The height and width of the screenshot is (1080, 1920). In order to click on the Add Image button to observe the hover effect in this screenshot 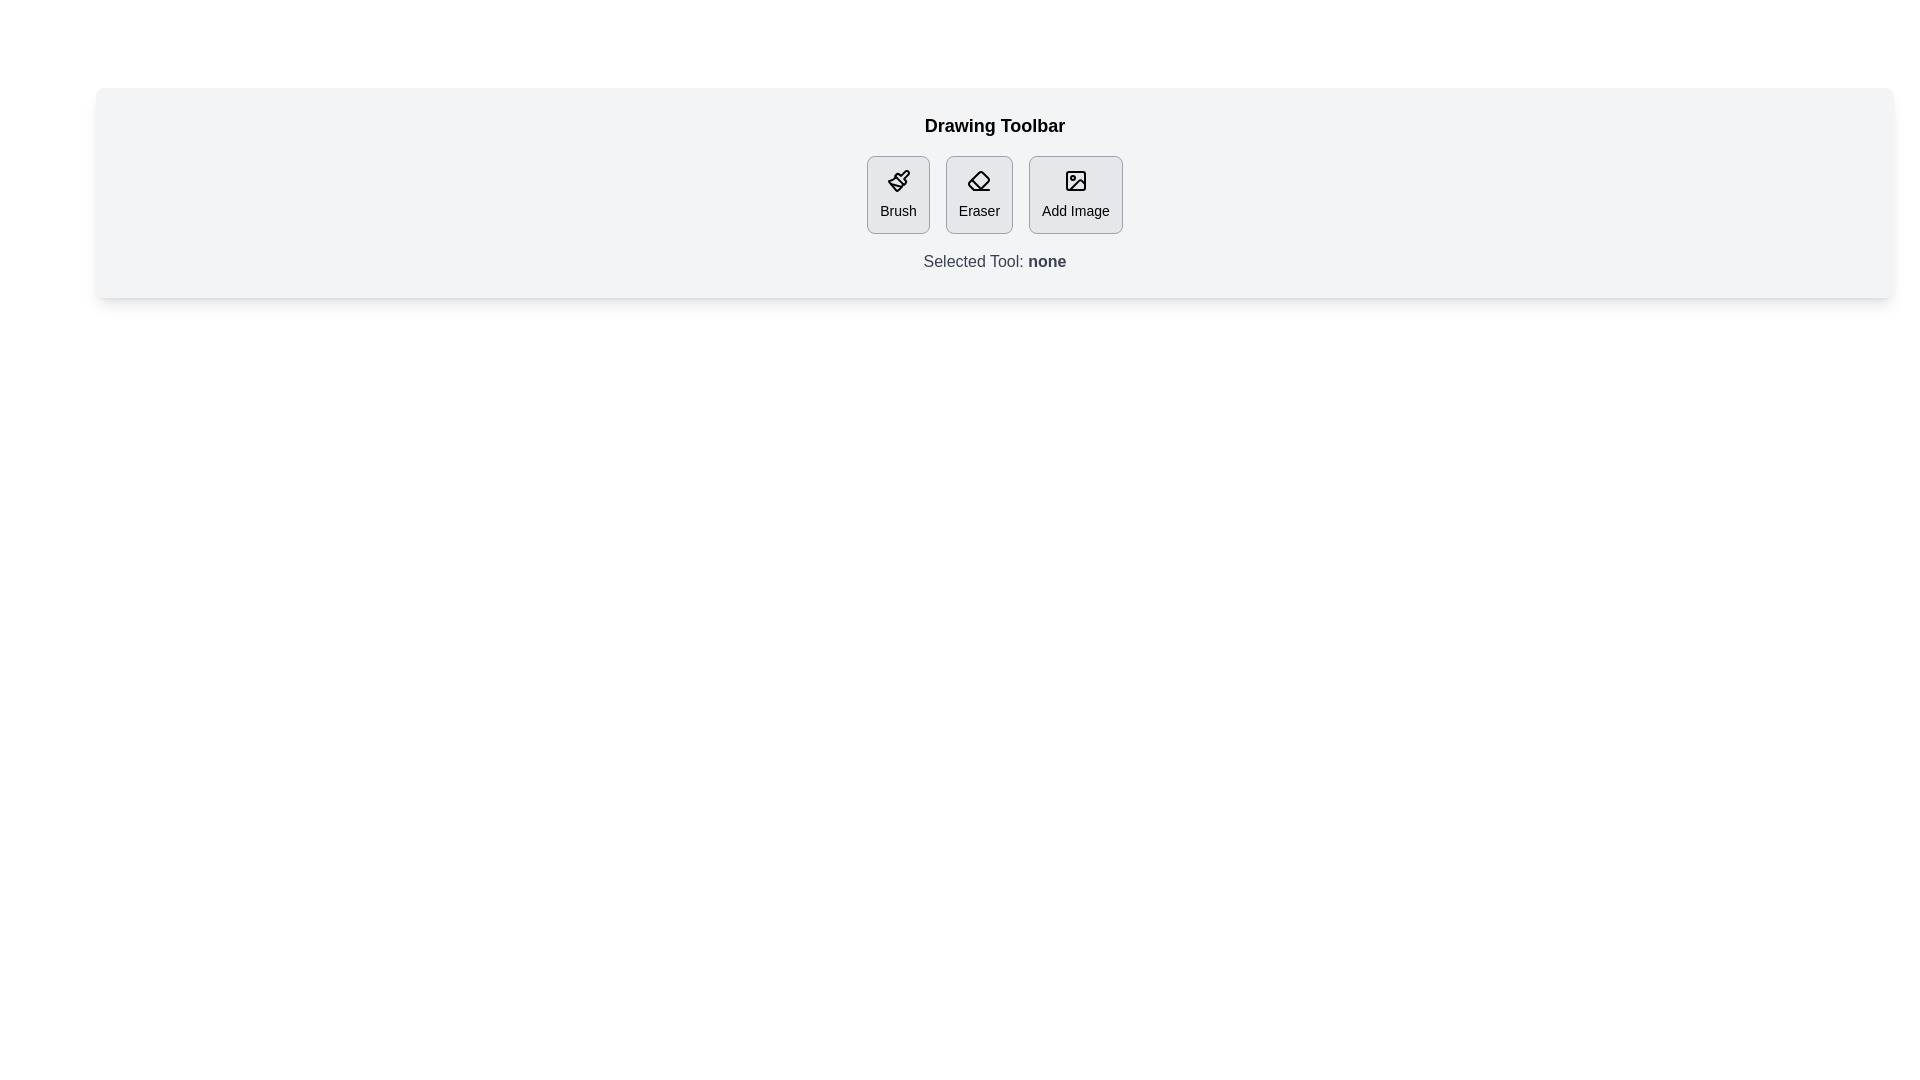, I will do `click(1074, 195)`.